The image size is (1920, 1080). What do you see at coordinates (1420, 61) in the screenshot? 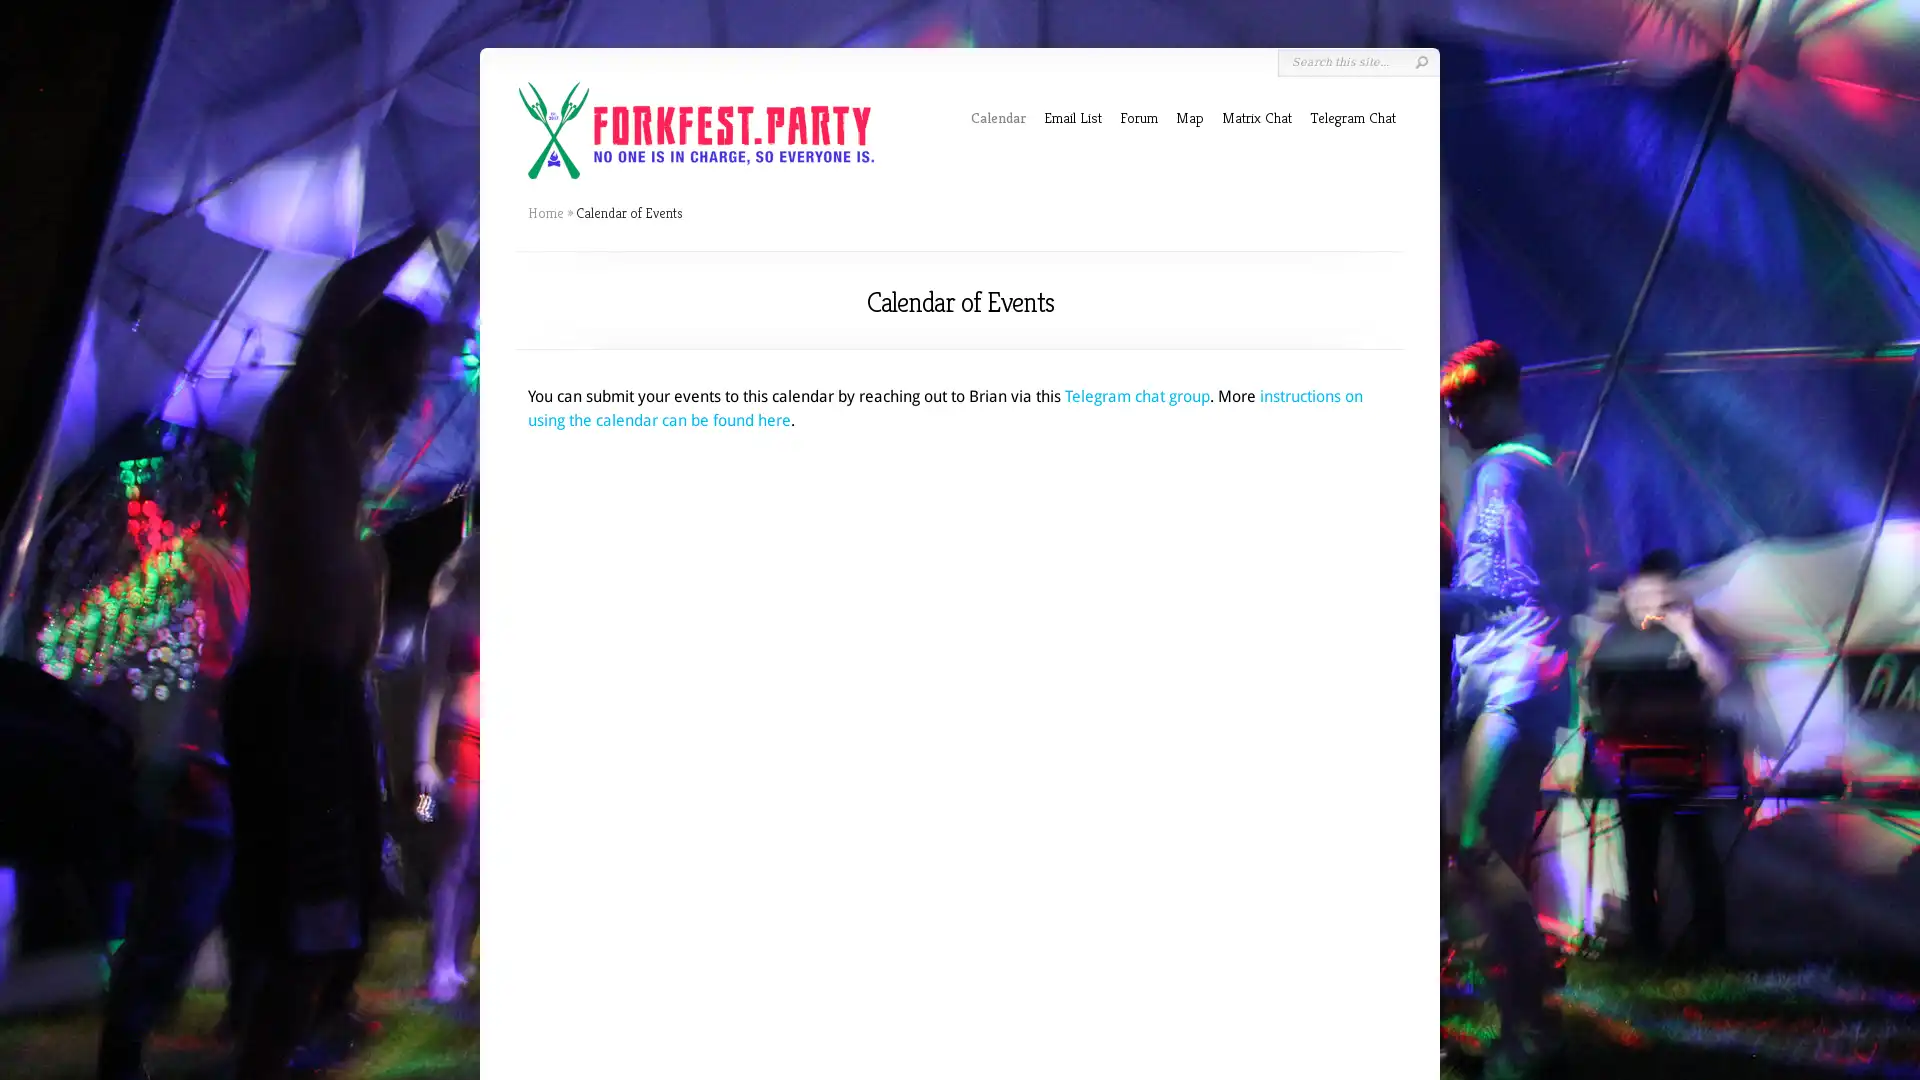
I see `Submit` at bounding box center [1420, 61].